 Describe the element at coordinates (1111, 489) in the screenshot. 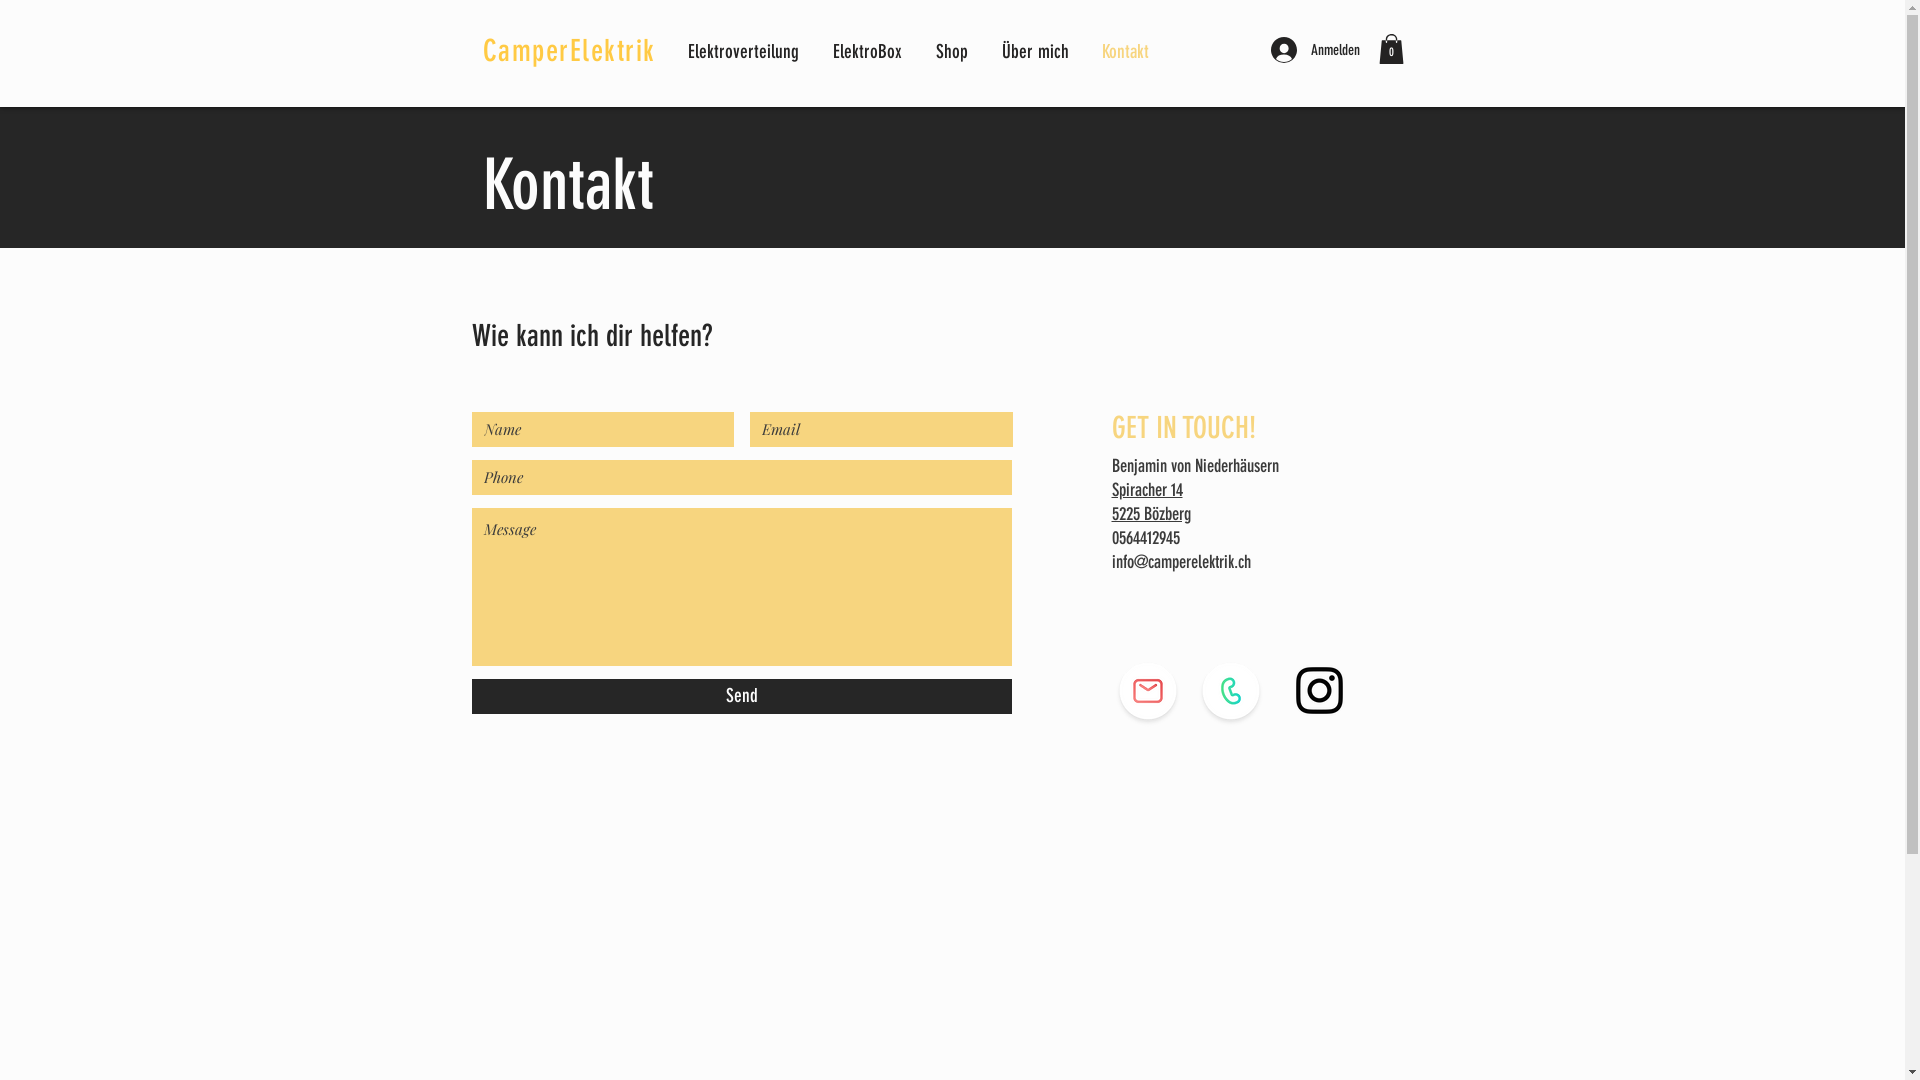

I see `'Spiracher 14'` at that location.